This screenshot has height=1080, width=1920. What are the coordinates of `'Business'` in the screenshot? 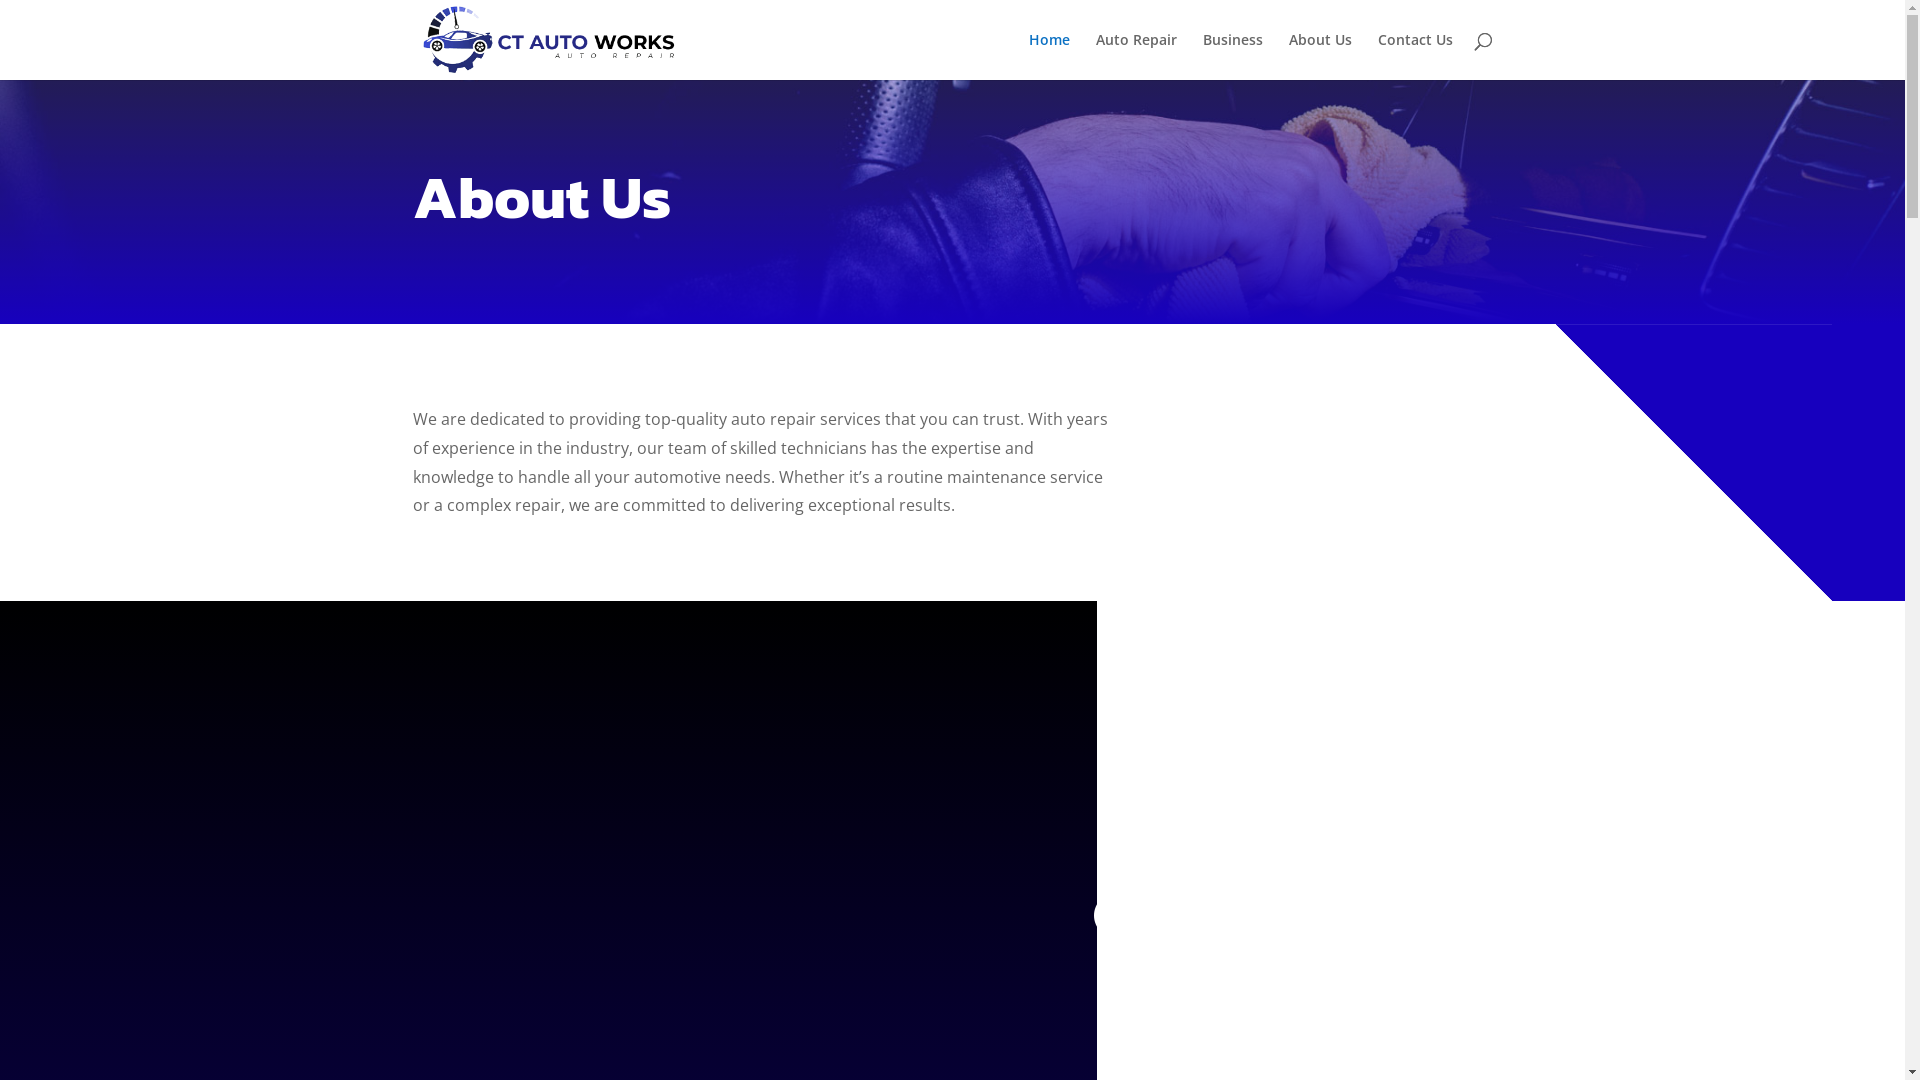 It's located at (1231, 55).